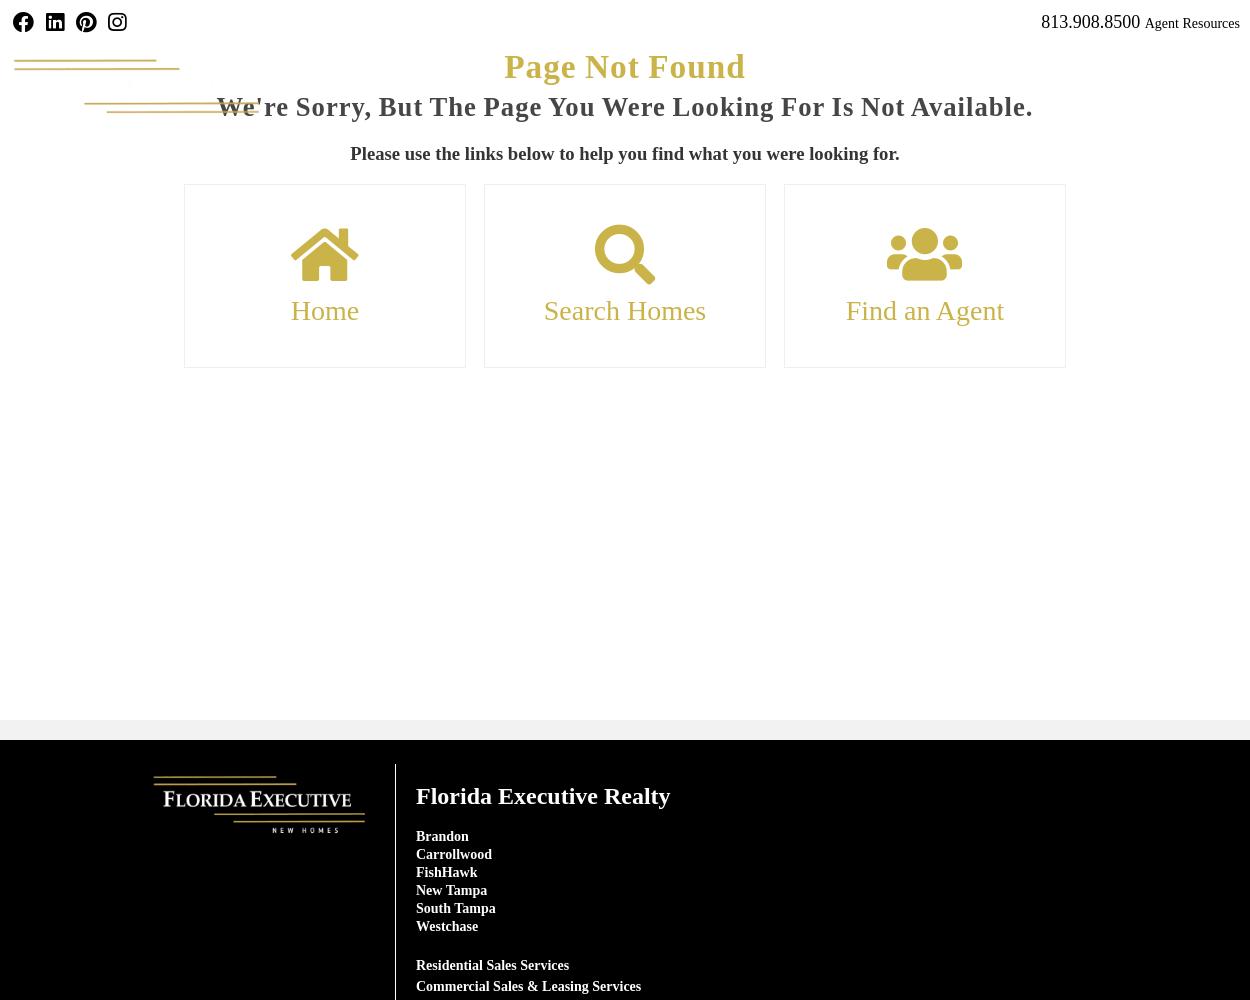 This screenshot has width=1250, height=1000. What do you see at coordinates (1089, 22) in the screenshot?
I see `'813.908.8500'` at bounding box center [1089, 22].